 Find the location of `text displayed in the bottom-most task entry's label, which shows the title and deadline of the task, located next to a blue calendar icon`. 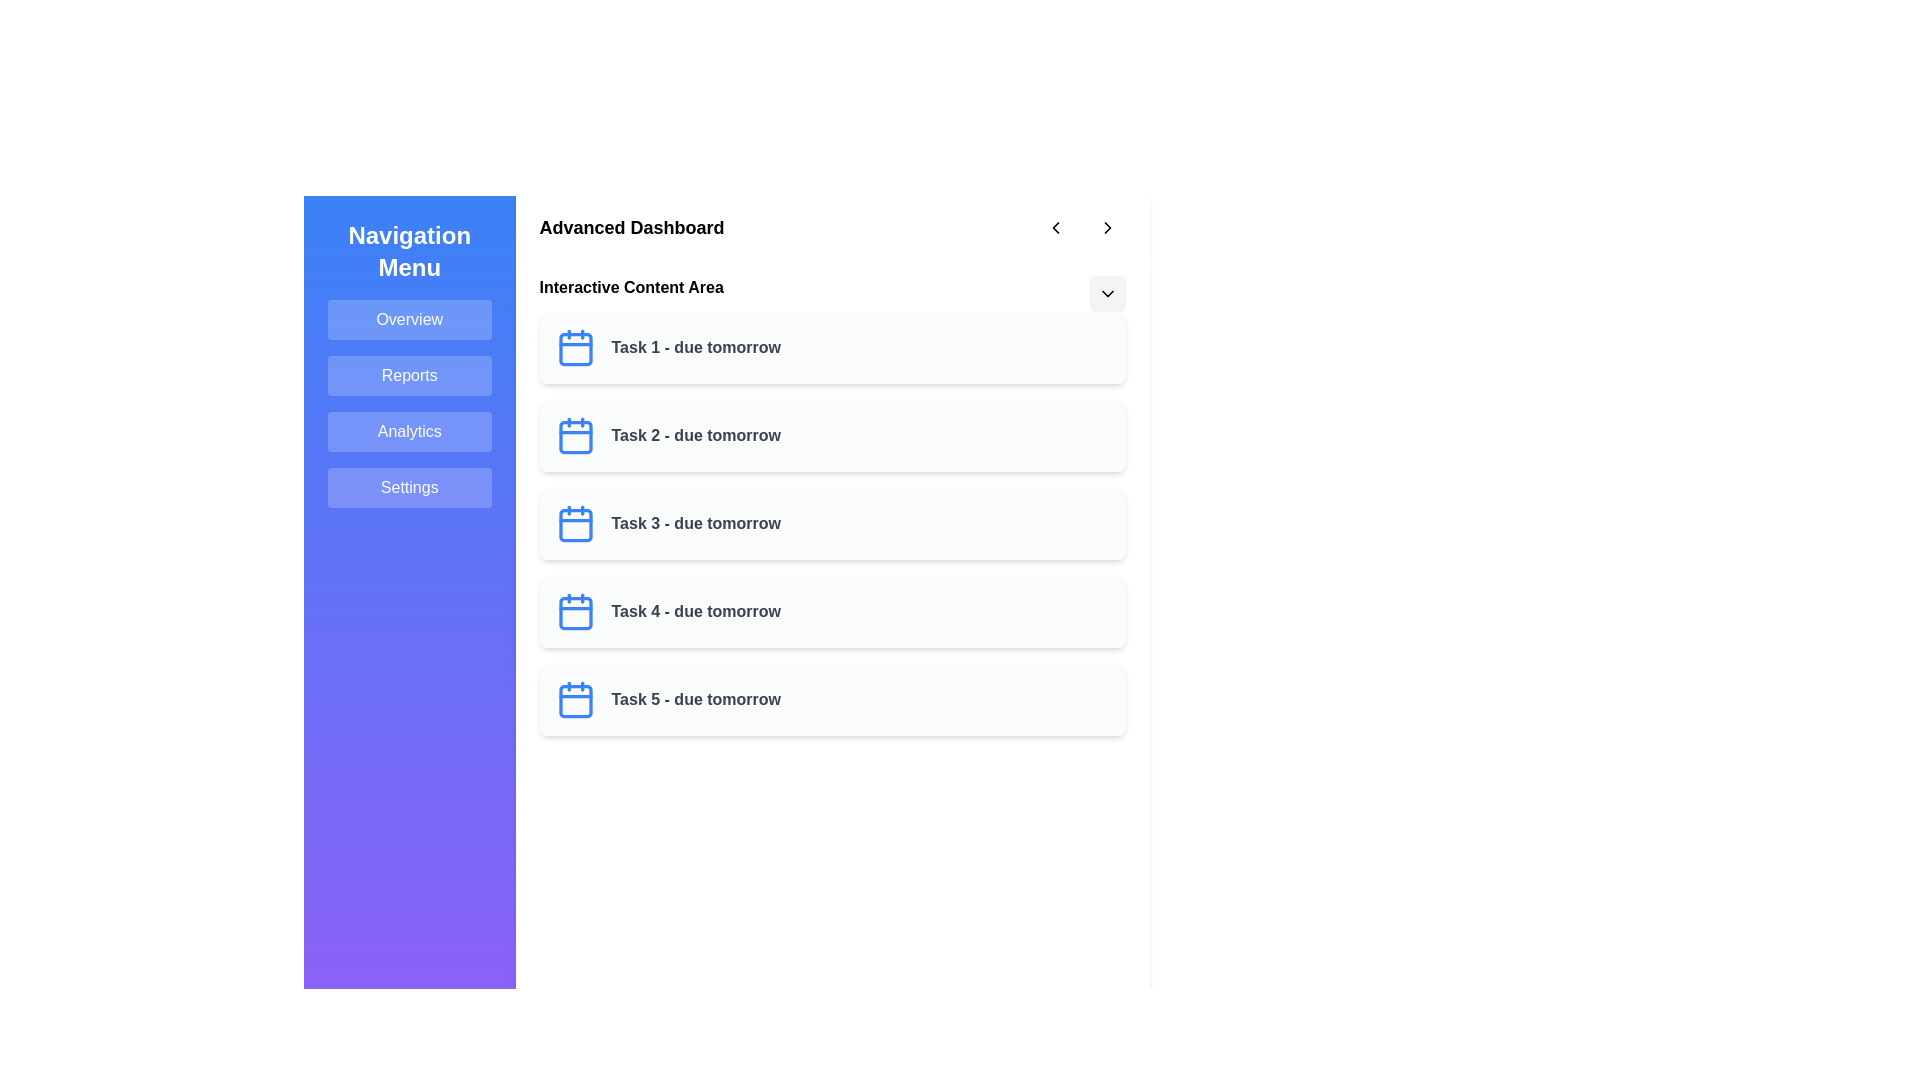

text displayed in the bottom-most task entry's label, which shows the title and deadline of the task, located next to a blue calendar icon is located at coordinates (696, 698).